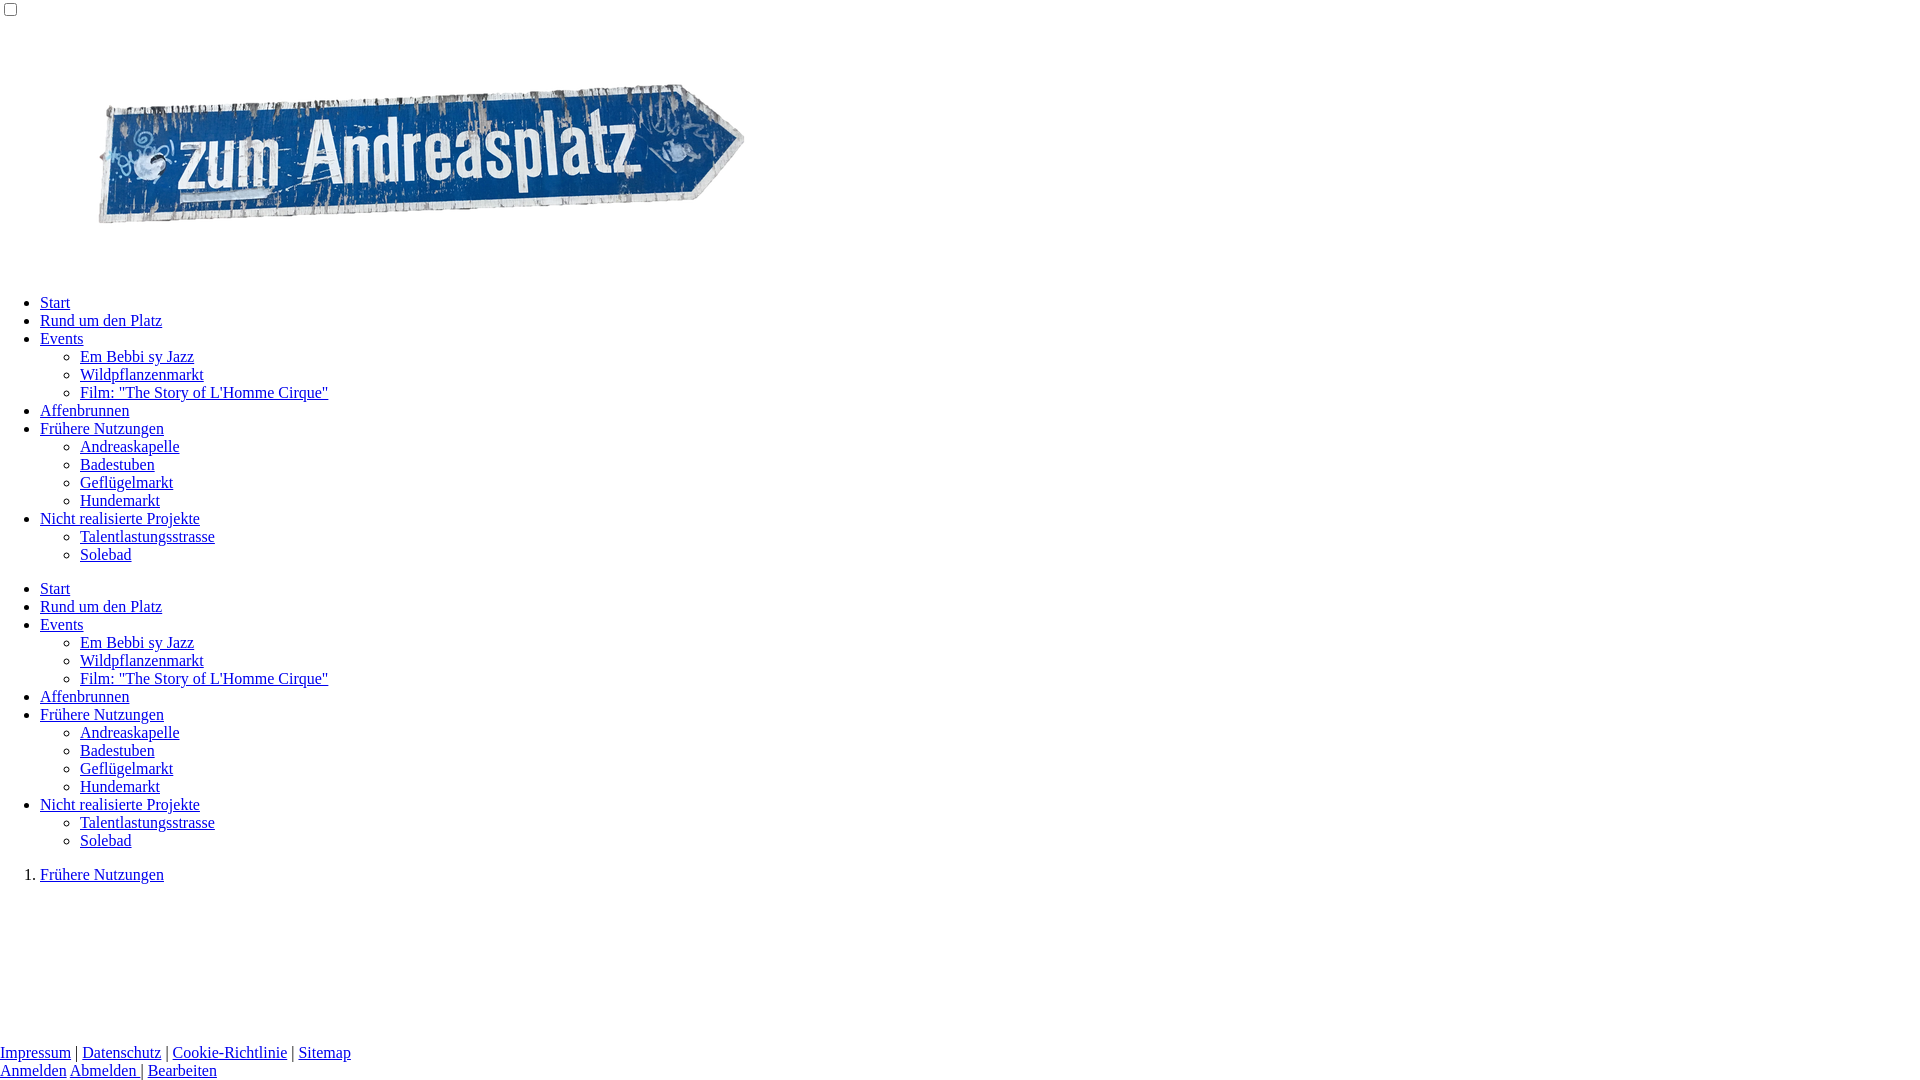  Describe the element at coordinates (83, 695) in the screenshot. I see `'Affenbrunnen'` at that location.